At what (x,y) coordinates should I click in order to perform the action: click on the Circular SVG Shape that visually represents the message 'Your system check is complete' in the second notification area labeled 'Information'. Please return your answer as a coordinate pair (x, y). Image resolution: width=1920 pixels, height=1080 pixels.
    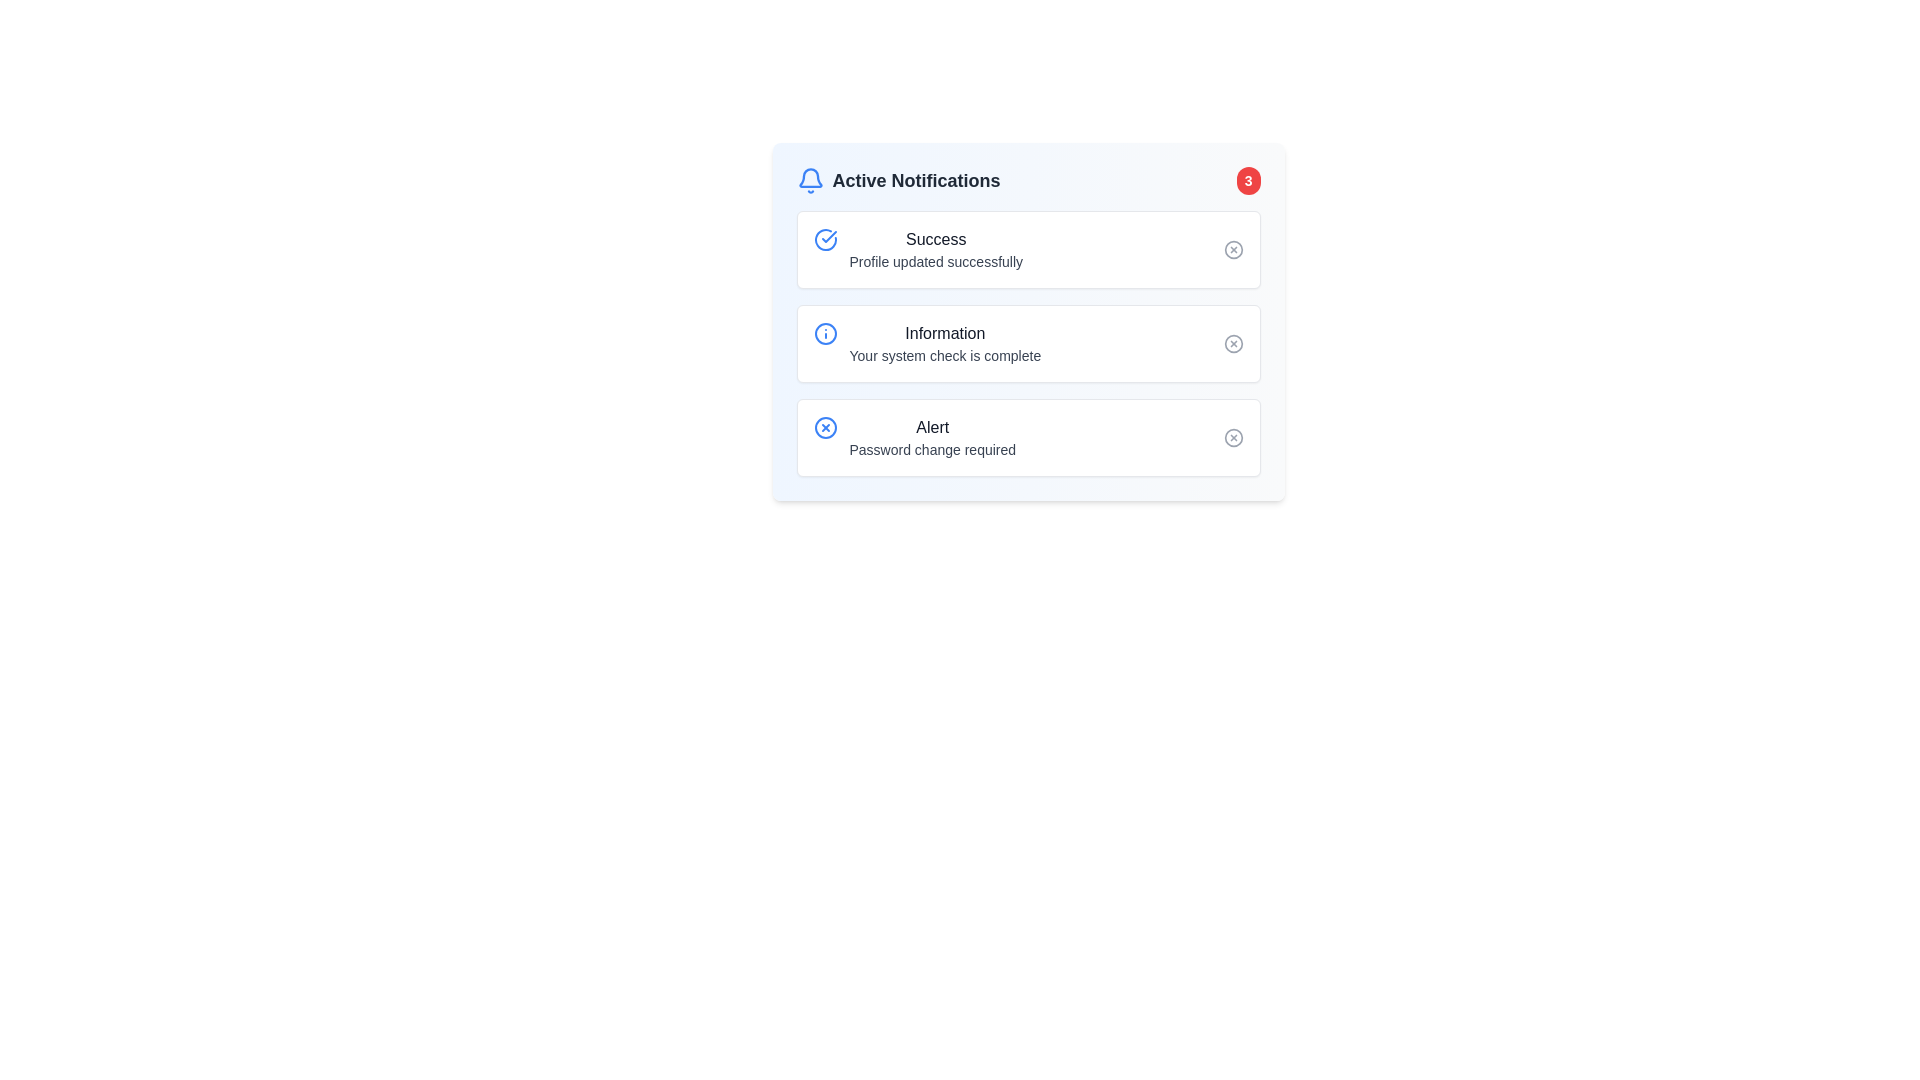
    Looking at the image, I should click on (825, 333).